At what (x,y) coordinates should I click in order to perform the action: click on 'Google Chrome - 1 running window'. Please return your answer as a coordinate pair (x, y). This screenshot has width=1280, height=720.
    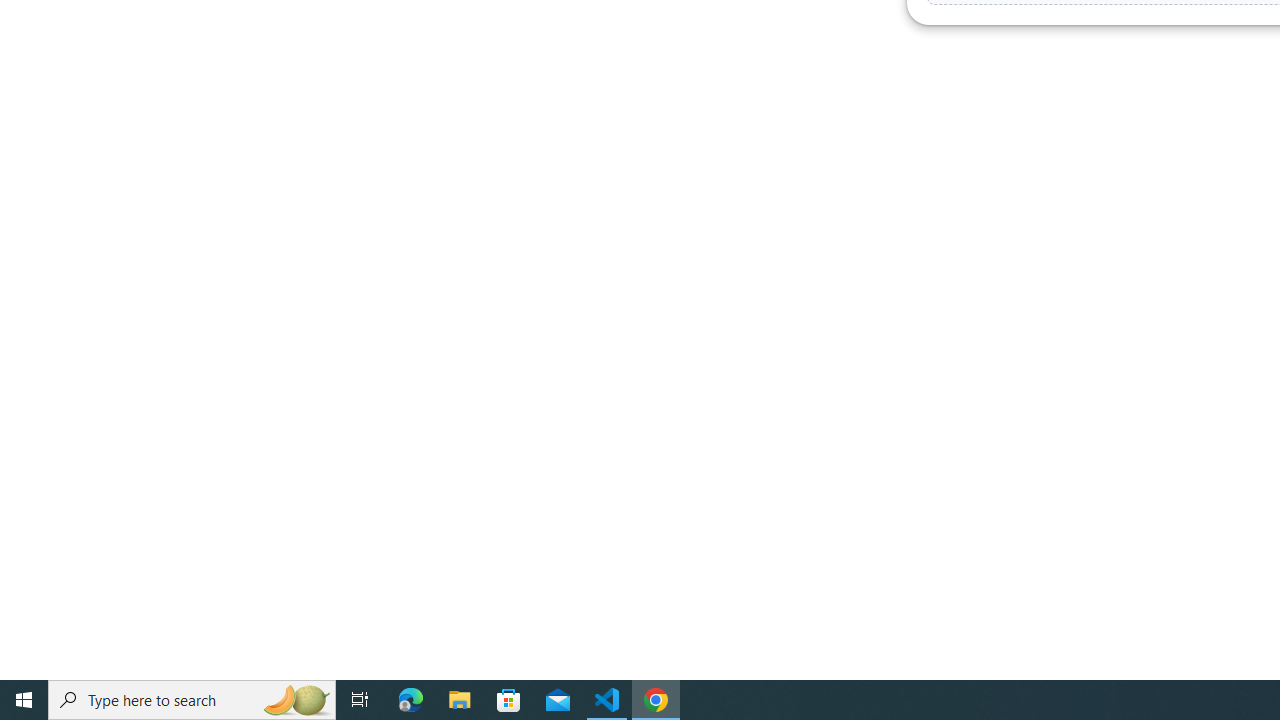
    Looking at the image, I should click on (656, 698).